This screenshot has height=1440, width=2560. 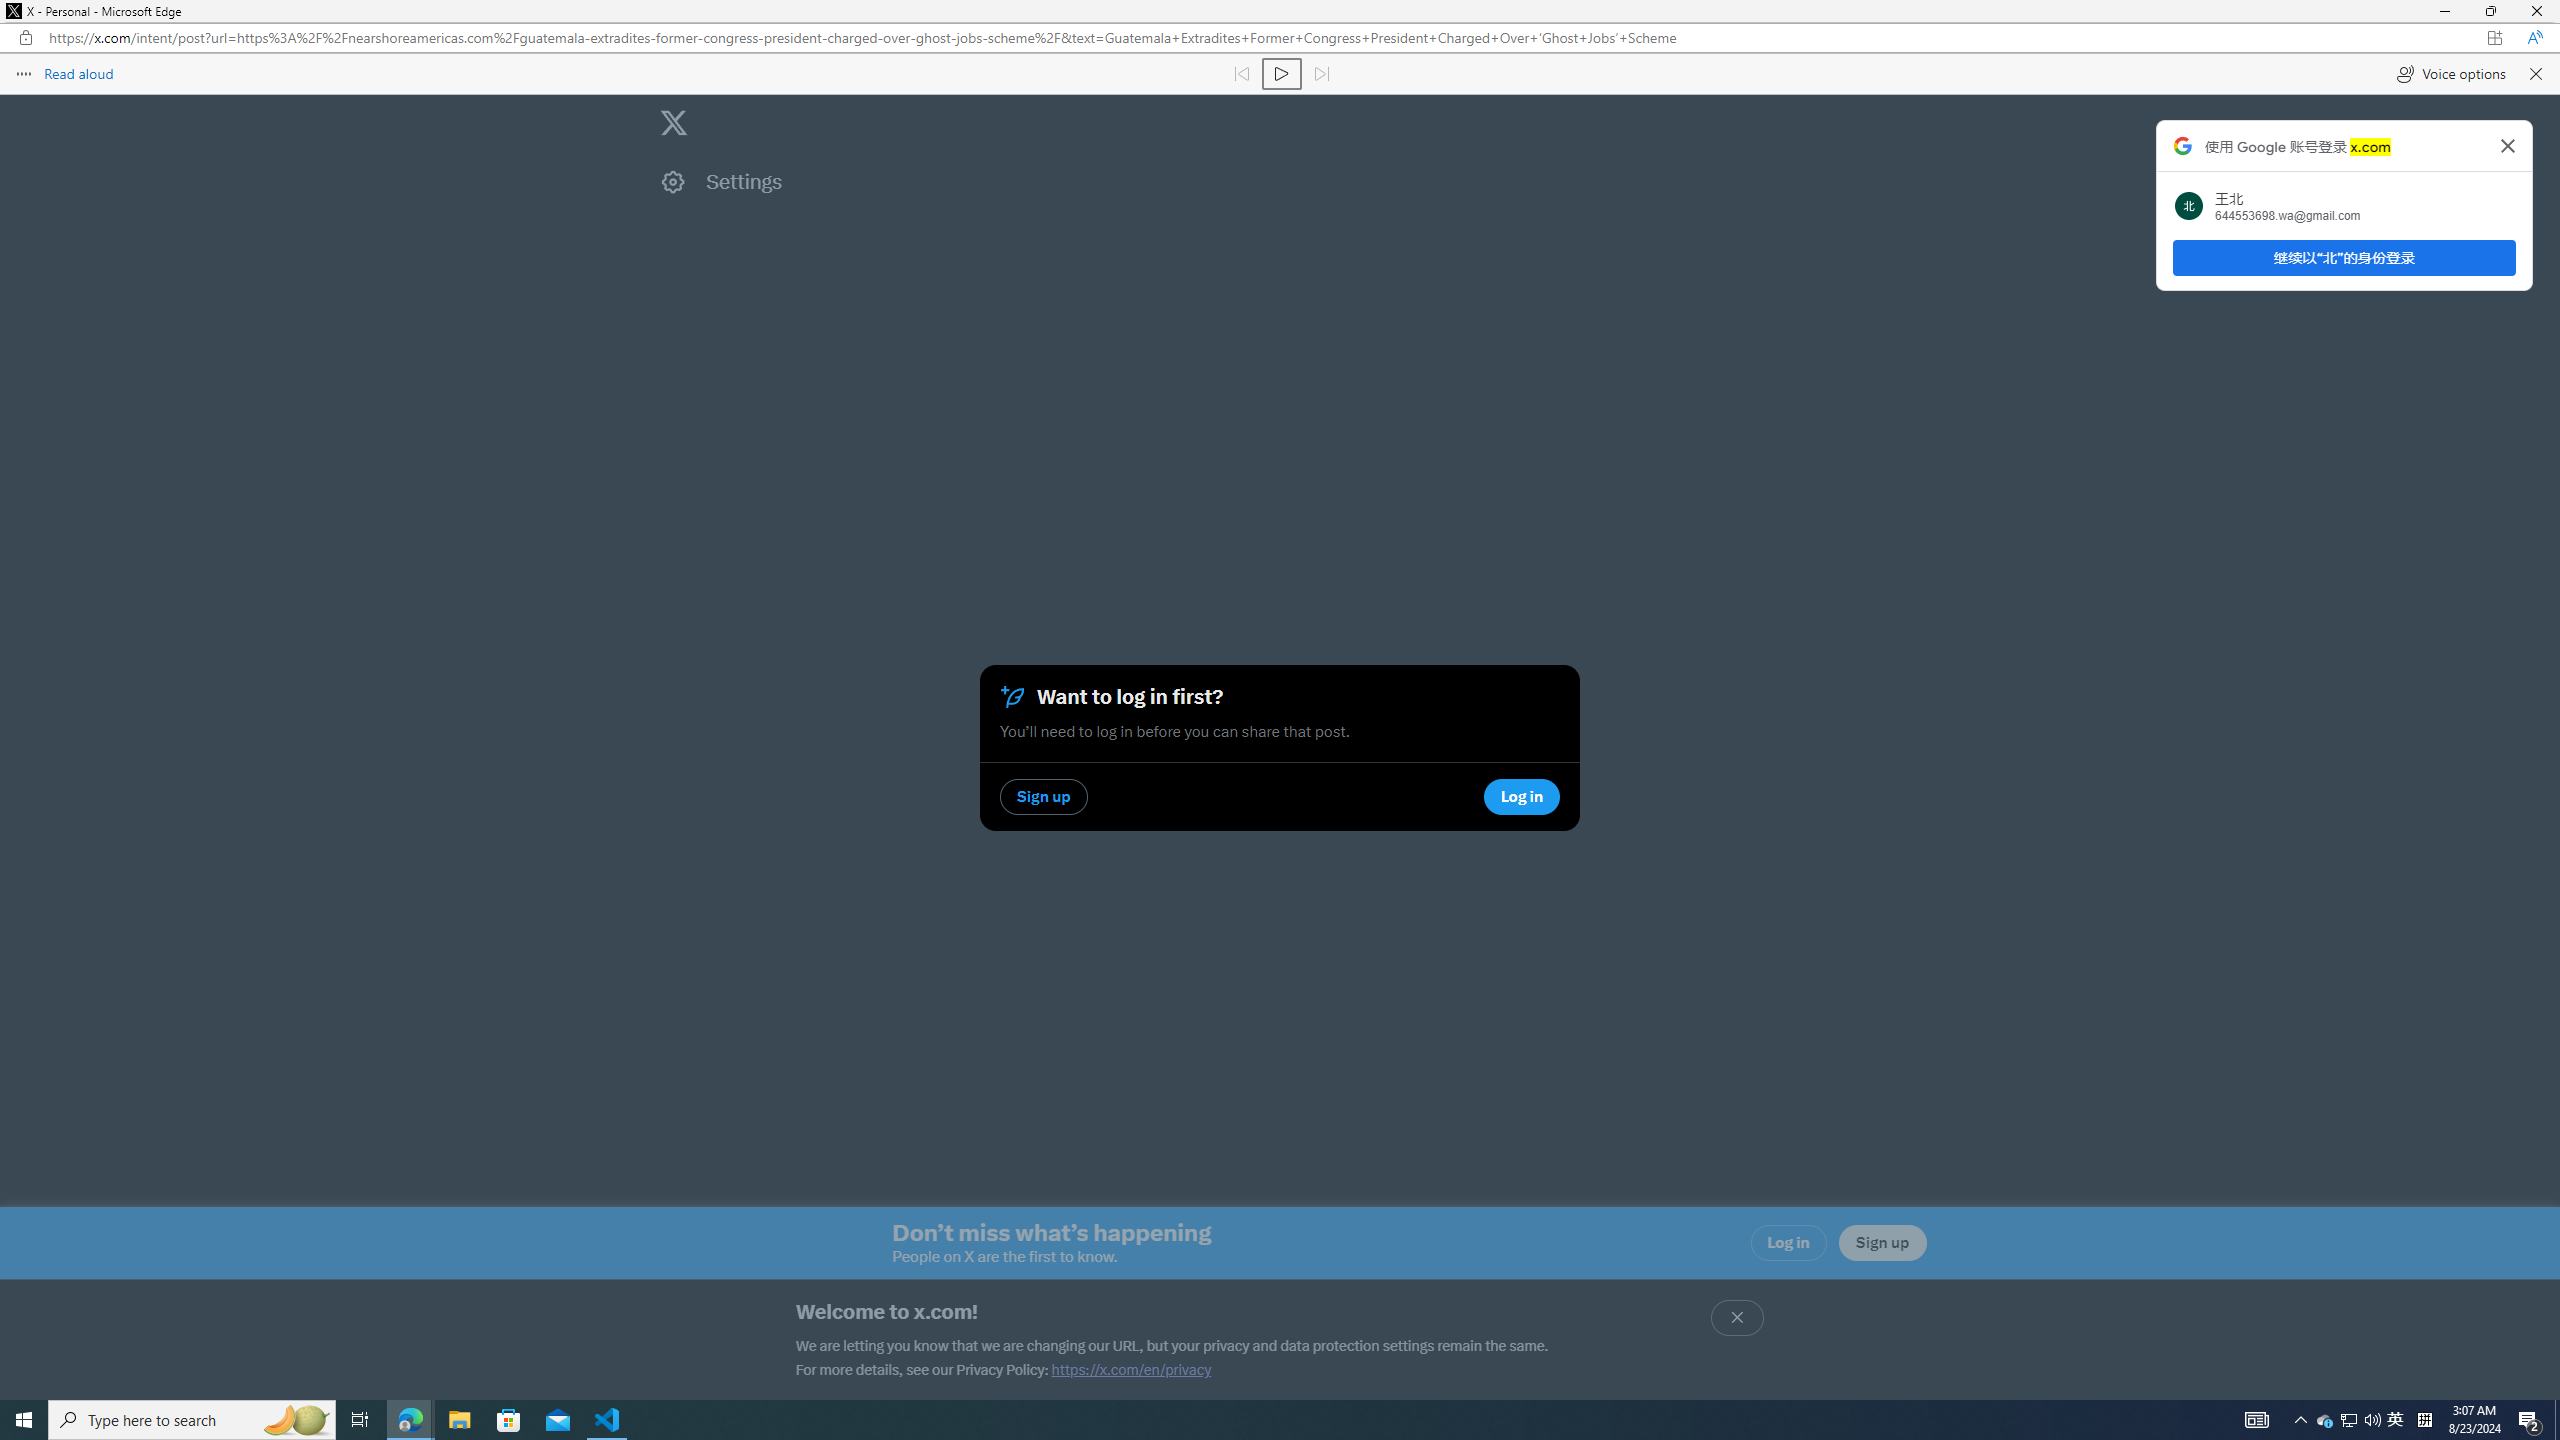 What do you see at coordinates (1130, 1370) in the screenshot?
I see `'https://x.com/en/privacy'` at bounding box center [1130, 1370].